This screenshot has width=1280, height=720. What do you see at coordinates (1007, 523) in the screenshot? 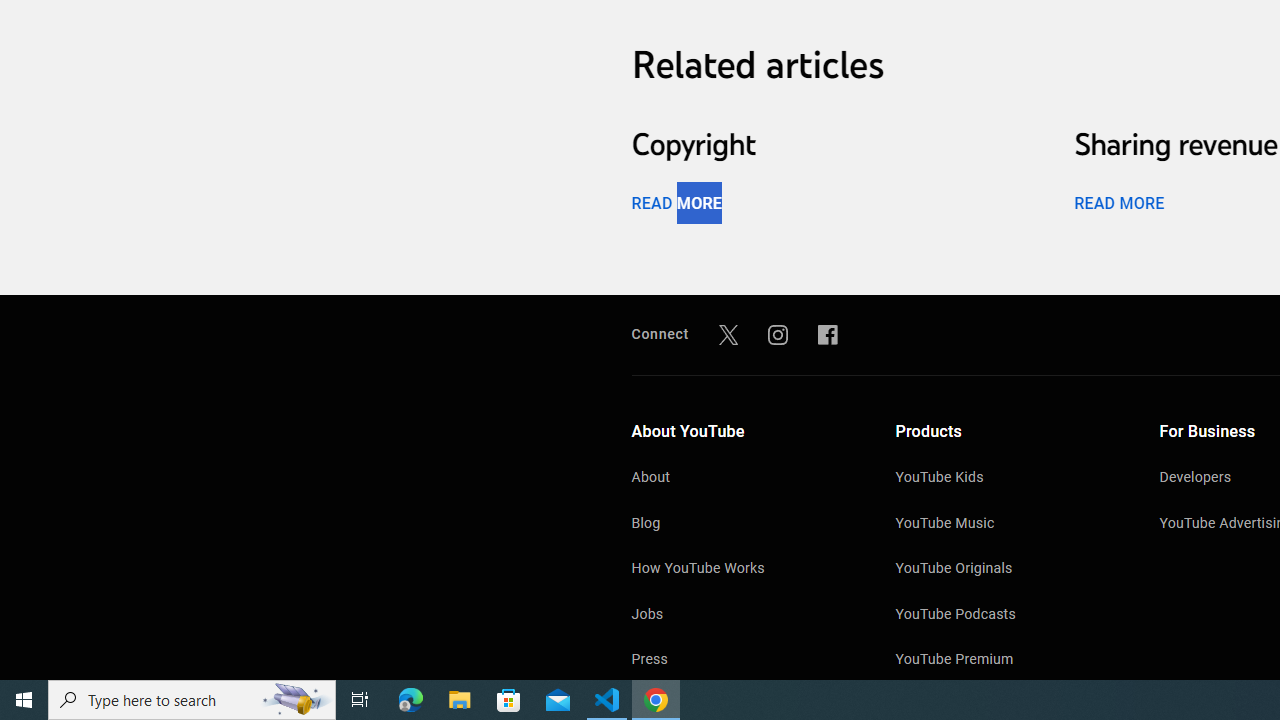
I see `'YouTube Music'` at bounding box center [1007, 523].